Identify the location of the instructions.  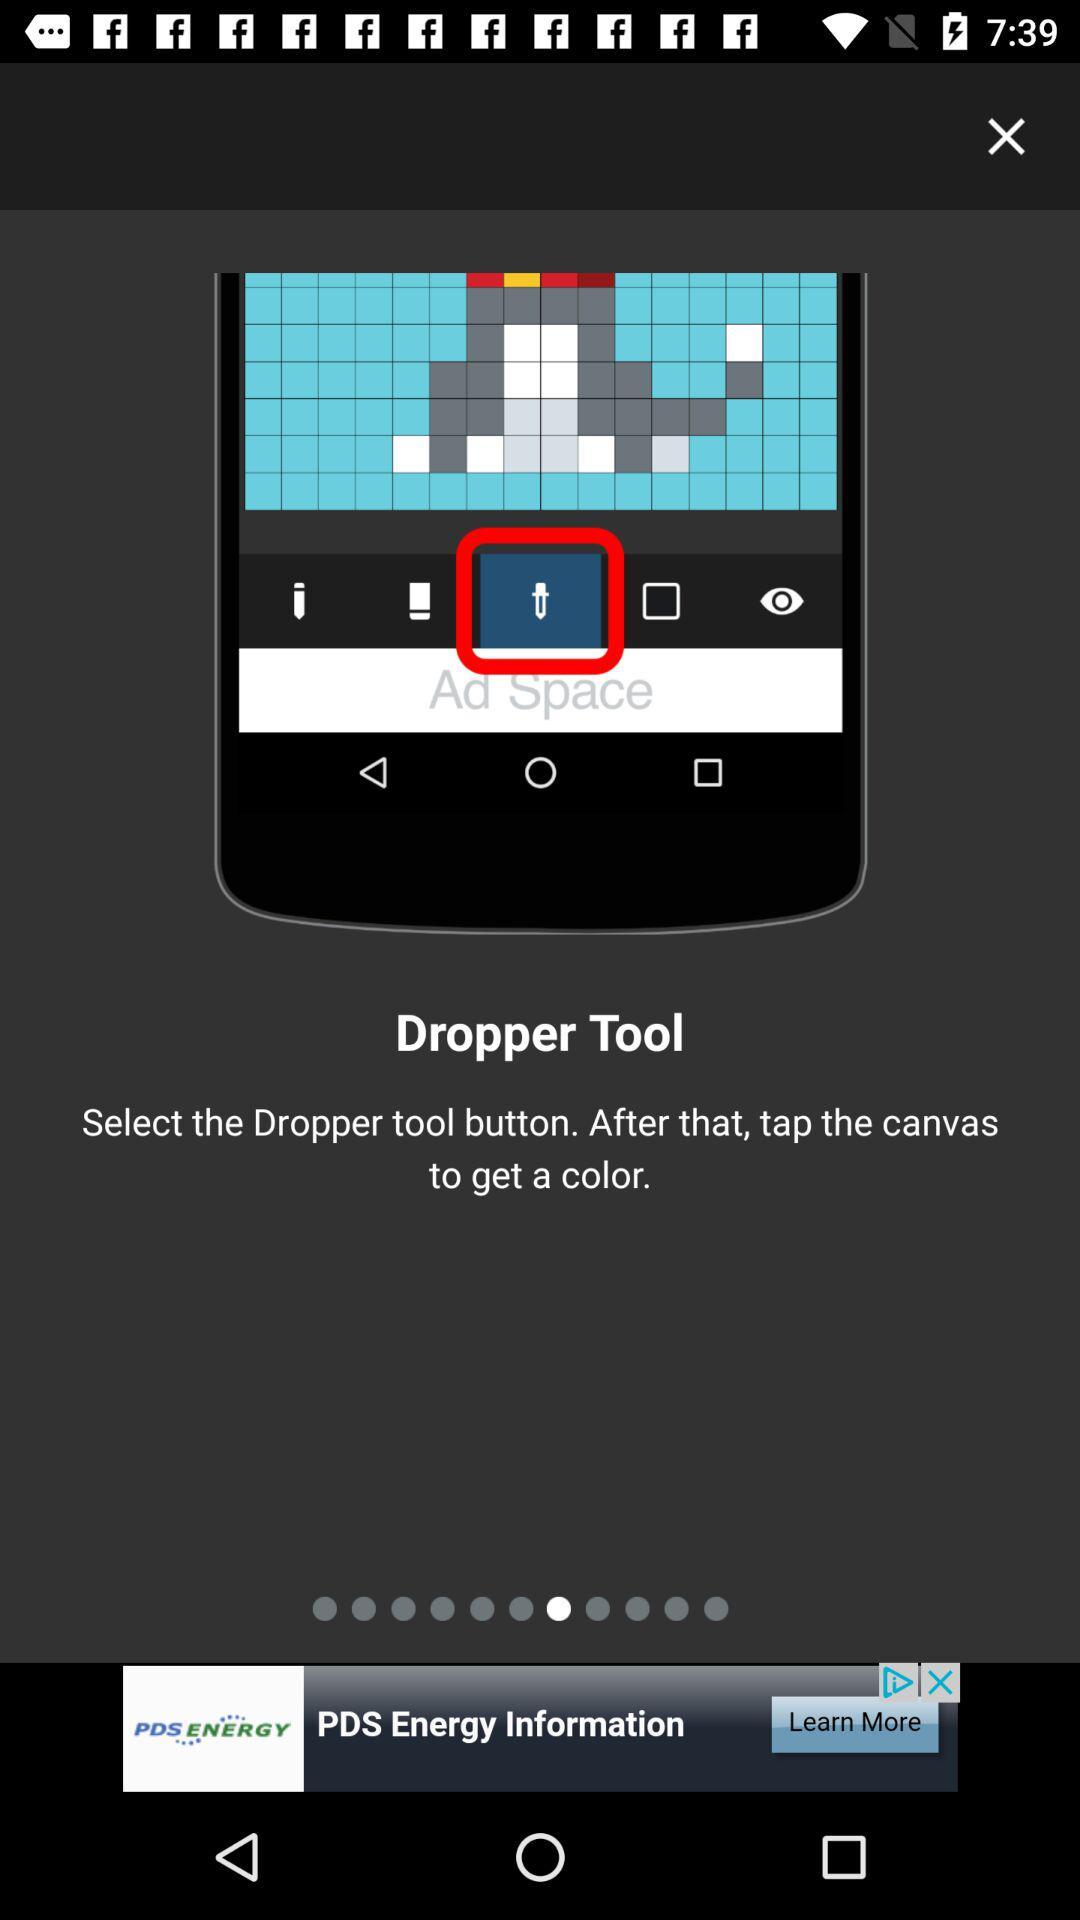
(1006, 135).